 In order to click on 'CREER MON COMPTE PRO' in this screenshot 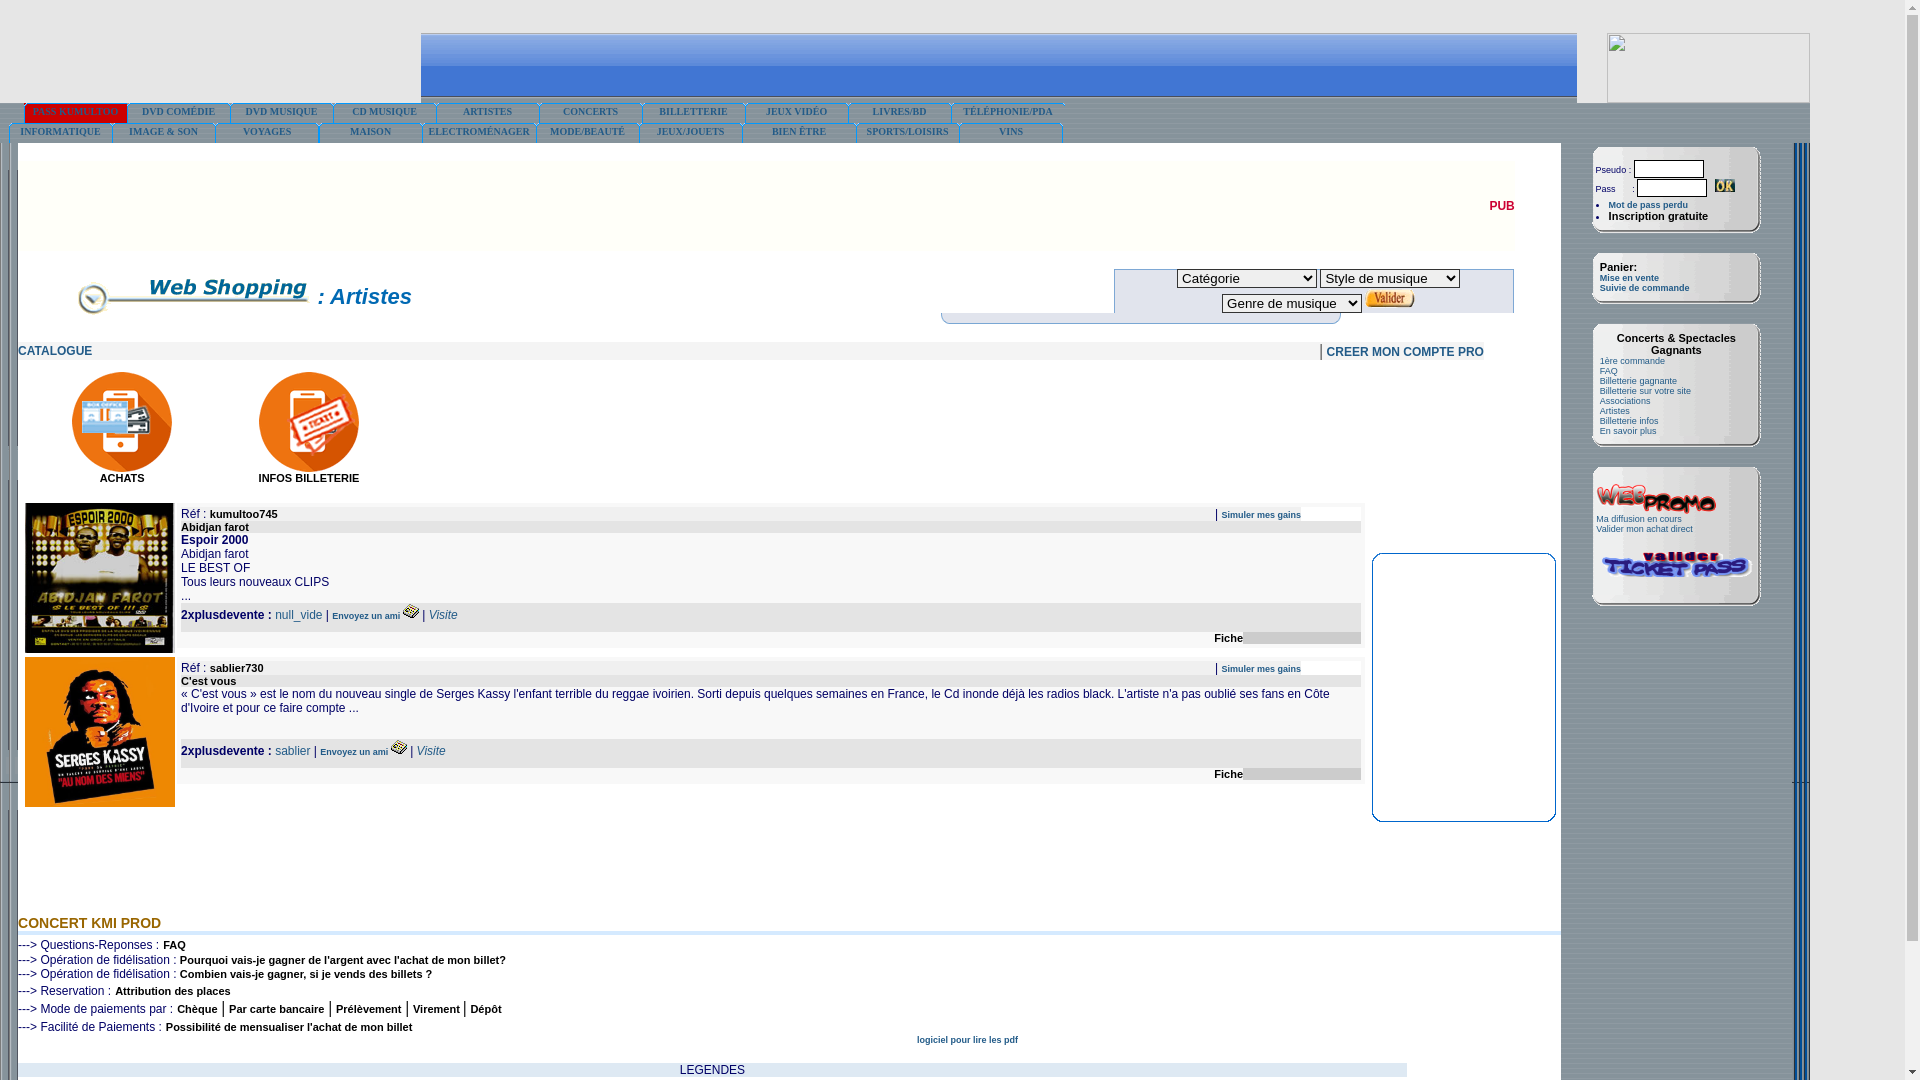, I will do `click(1326, 350)`.